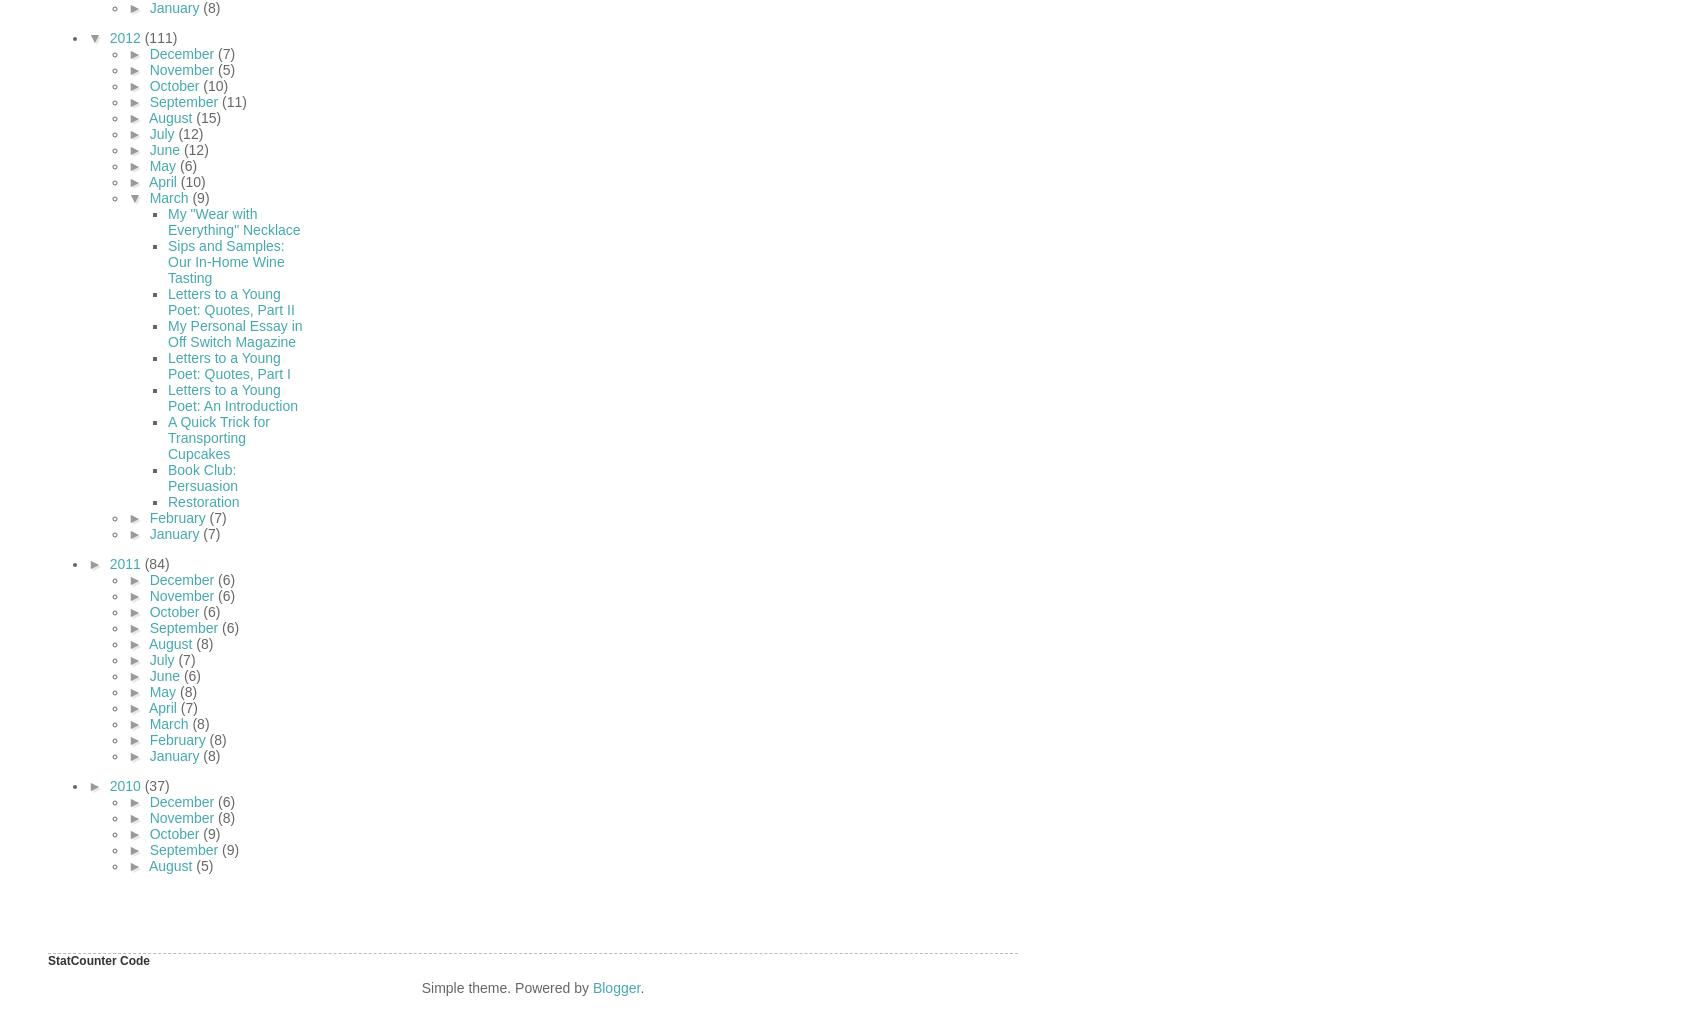  Describe the element at coordinates (99, 960) in the screenshot. I see `'StatCounter Code'` at that location.